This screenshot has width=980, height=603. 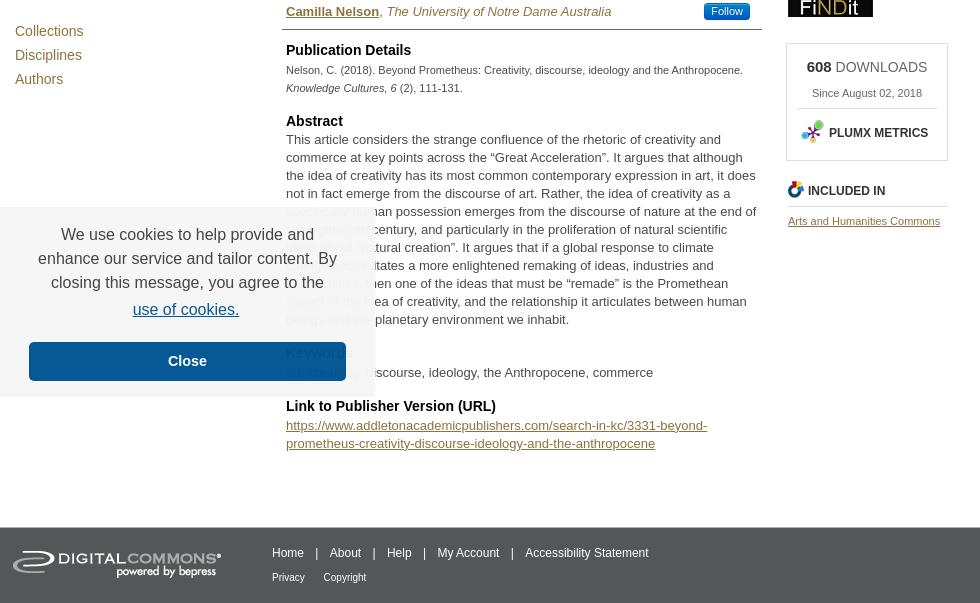 What do you see at coordinates (186, 360) in the screenshot?
I see `'Close'` at bounding box center [186, 360].